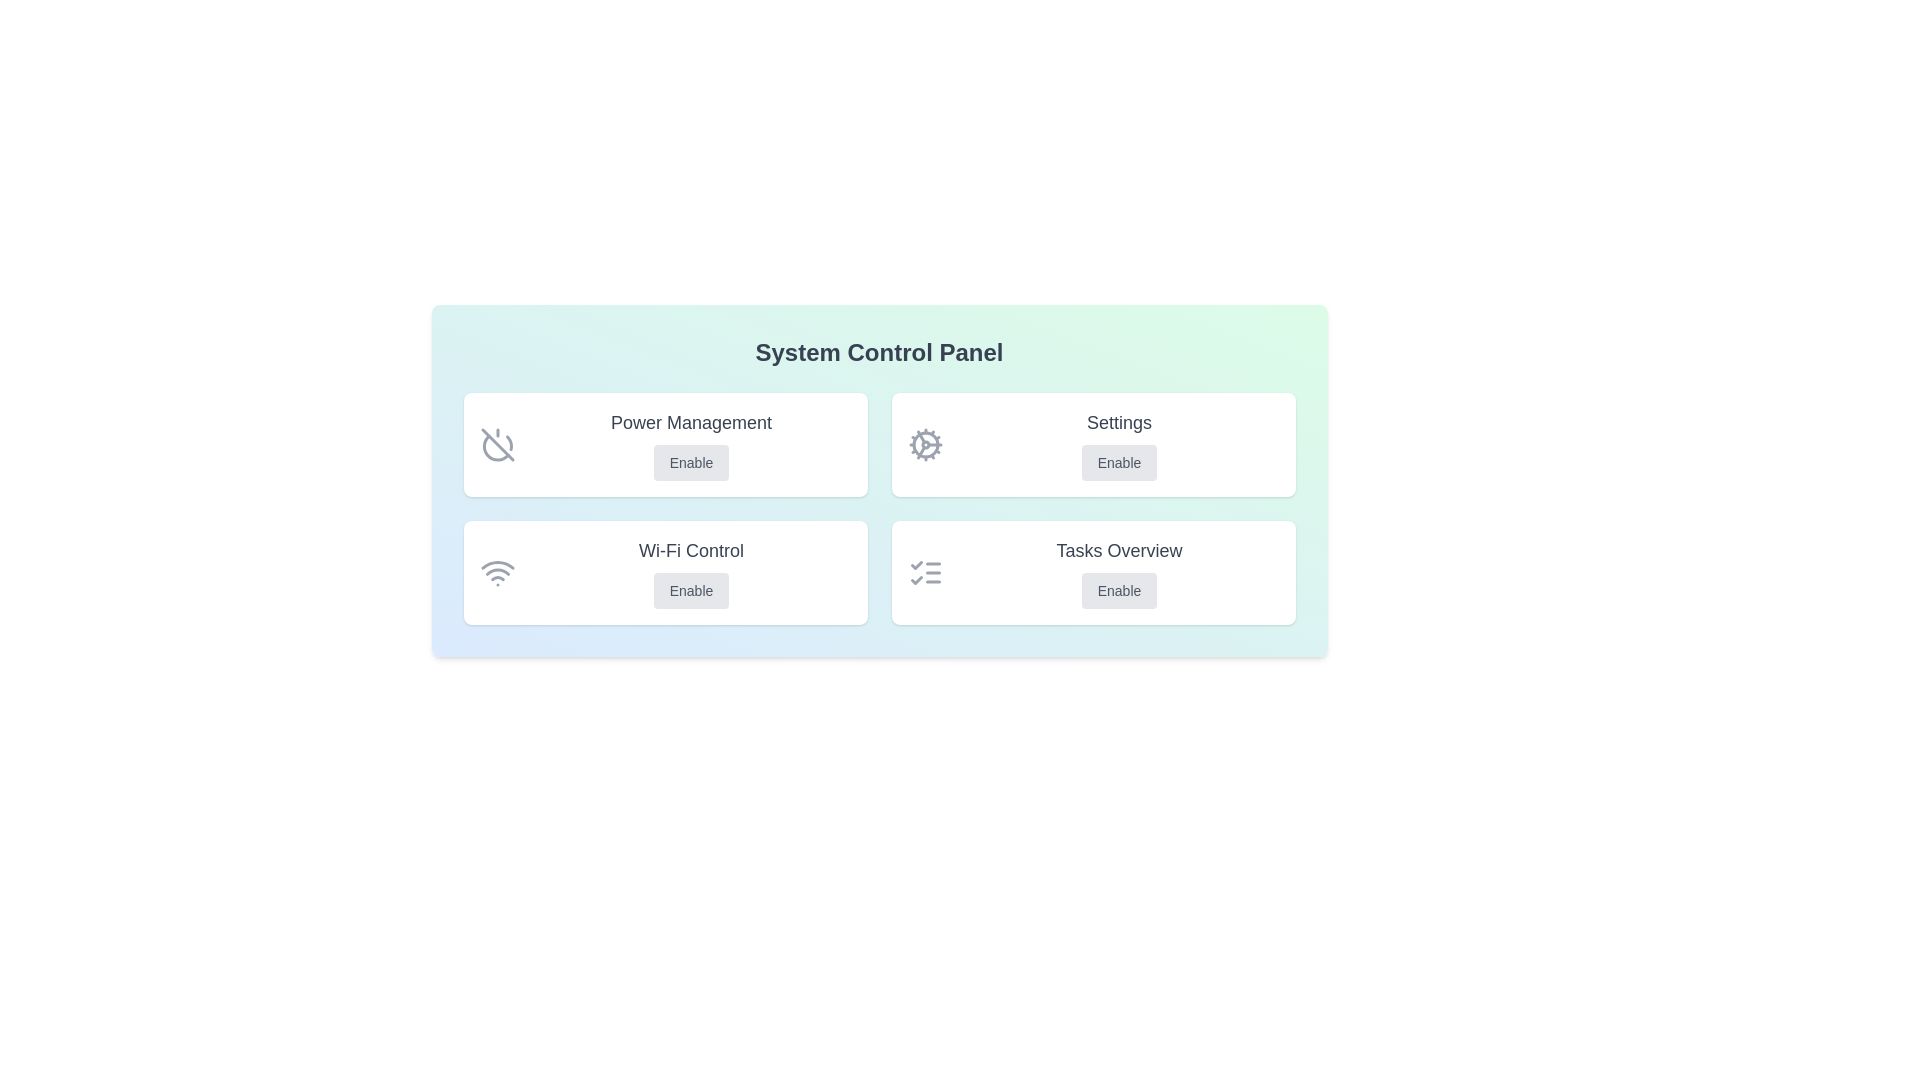  I want to click on the 'Settings' tile located in the upper right area of the grid layout, which contains an 'Enable' button for activation or setting toggle functionality, so click(1092, 443).